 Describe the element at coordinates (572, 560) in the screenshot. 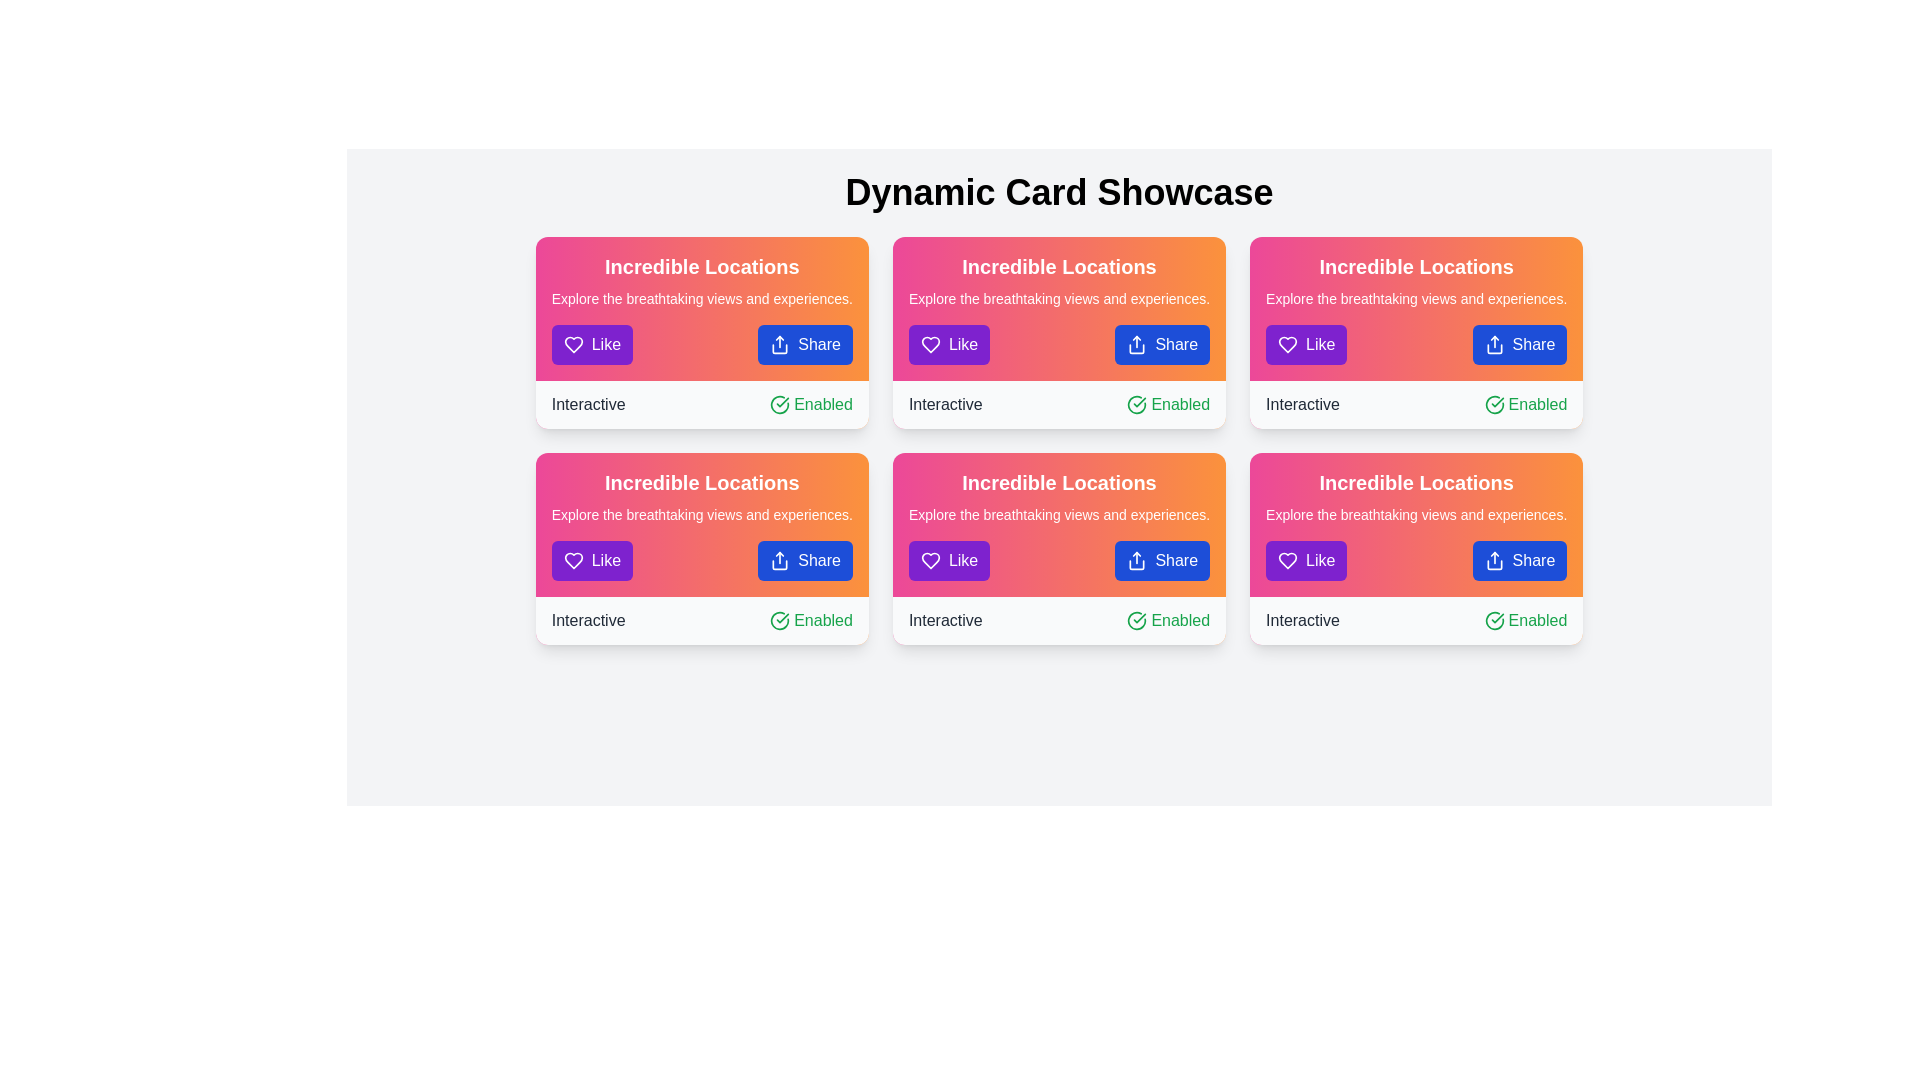

I see `the heart-shaped like icon outlined in purple, located to the left of the 'Like' text label in the lower left section of the card` at that location.